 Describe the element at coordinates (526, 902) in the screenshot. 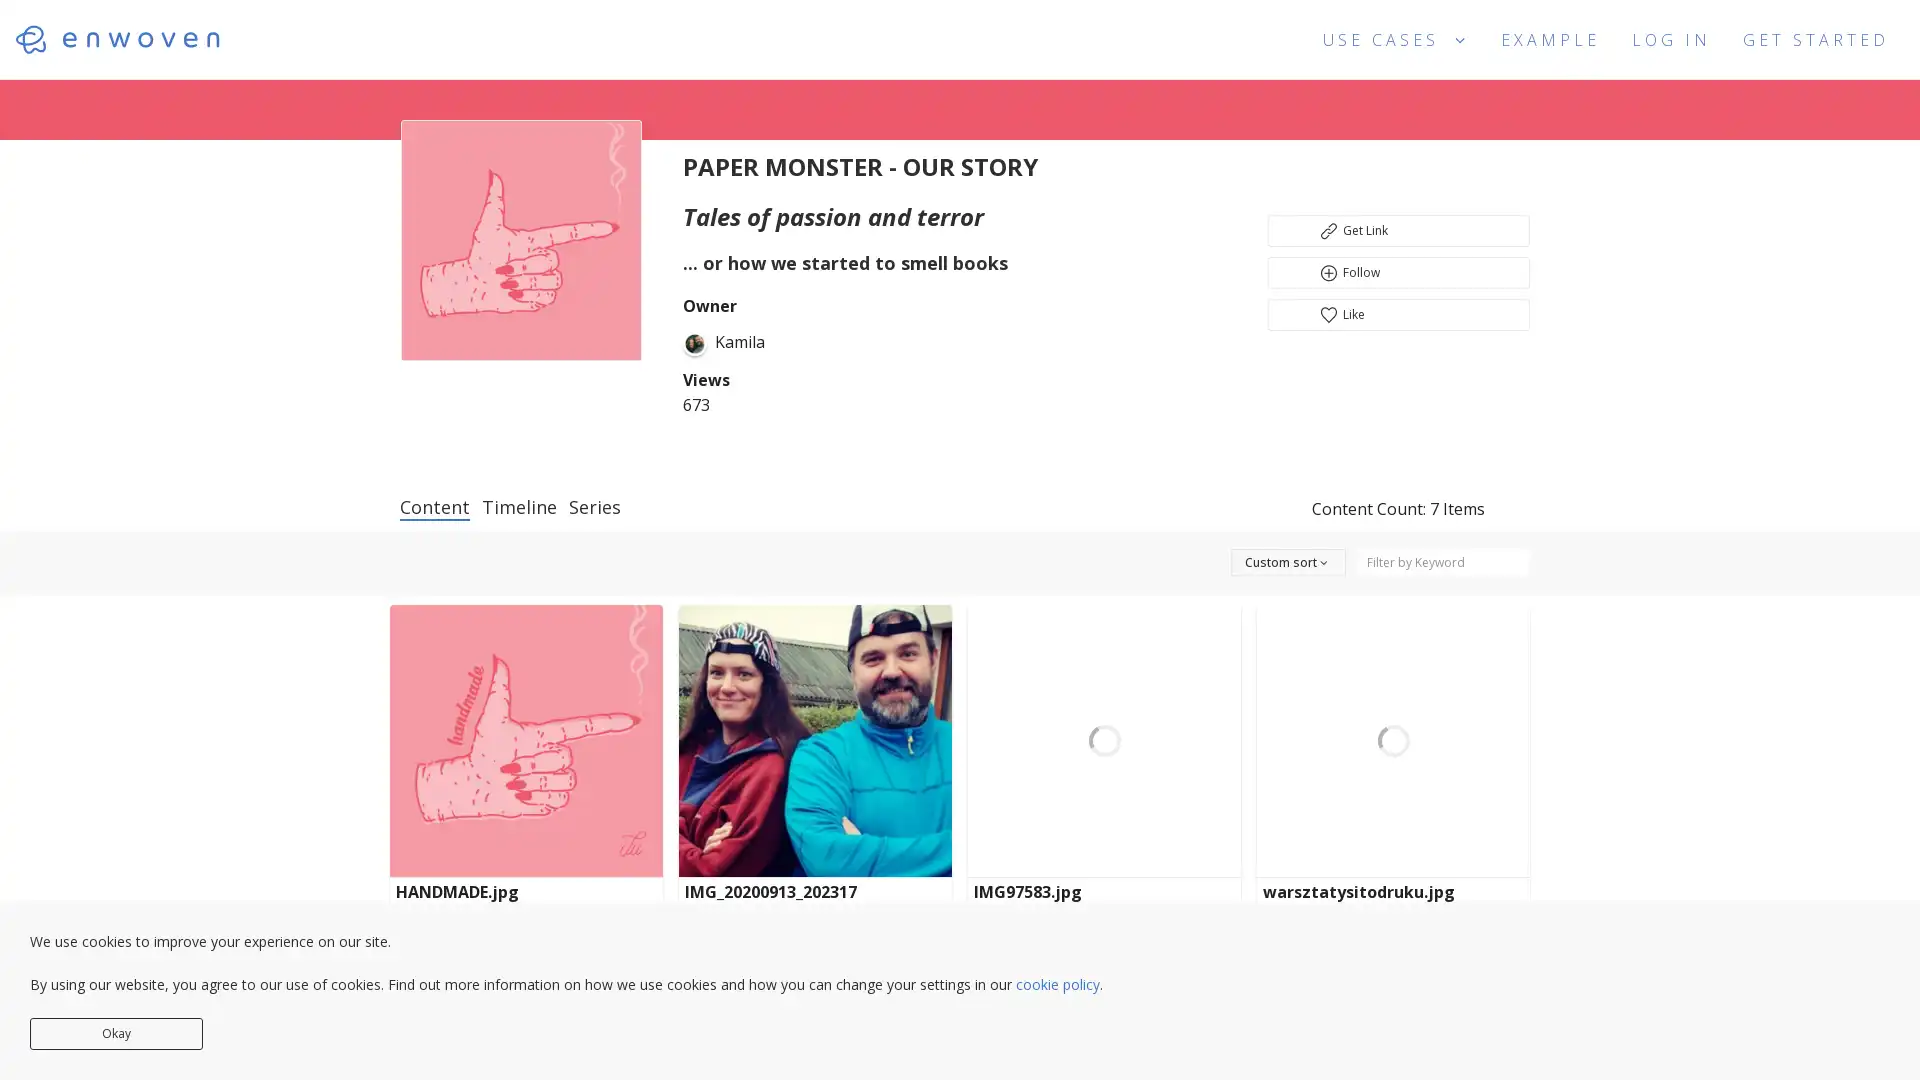

I see `HANDMADE.jpg` at that location.